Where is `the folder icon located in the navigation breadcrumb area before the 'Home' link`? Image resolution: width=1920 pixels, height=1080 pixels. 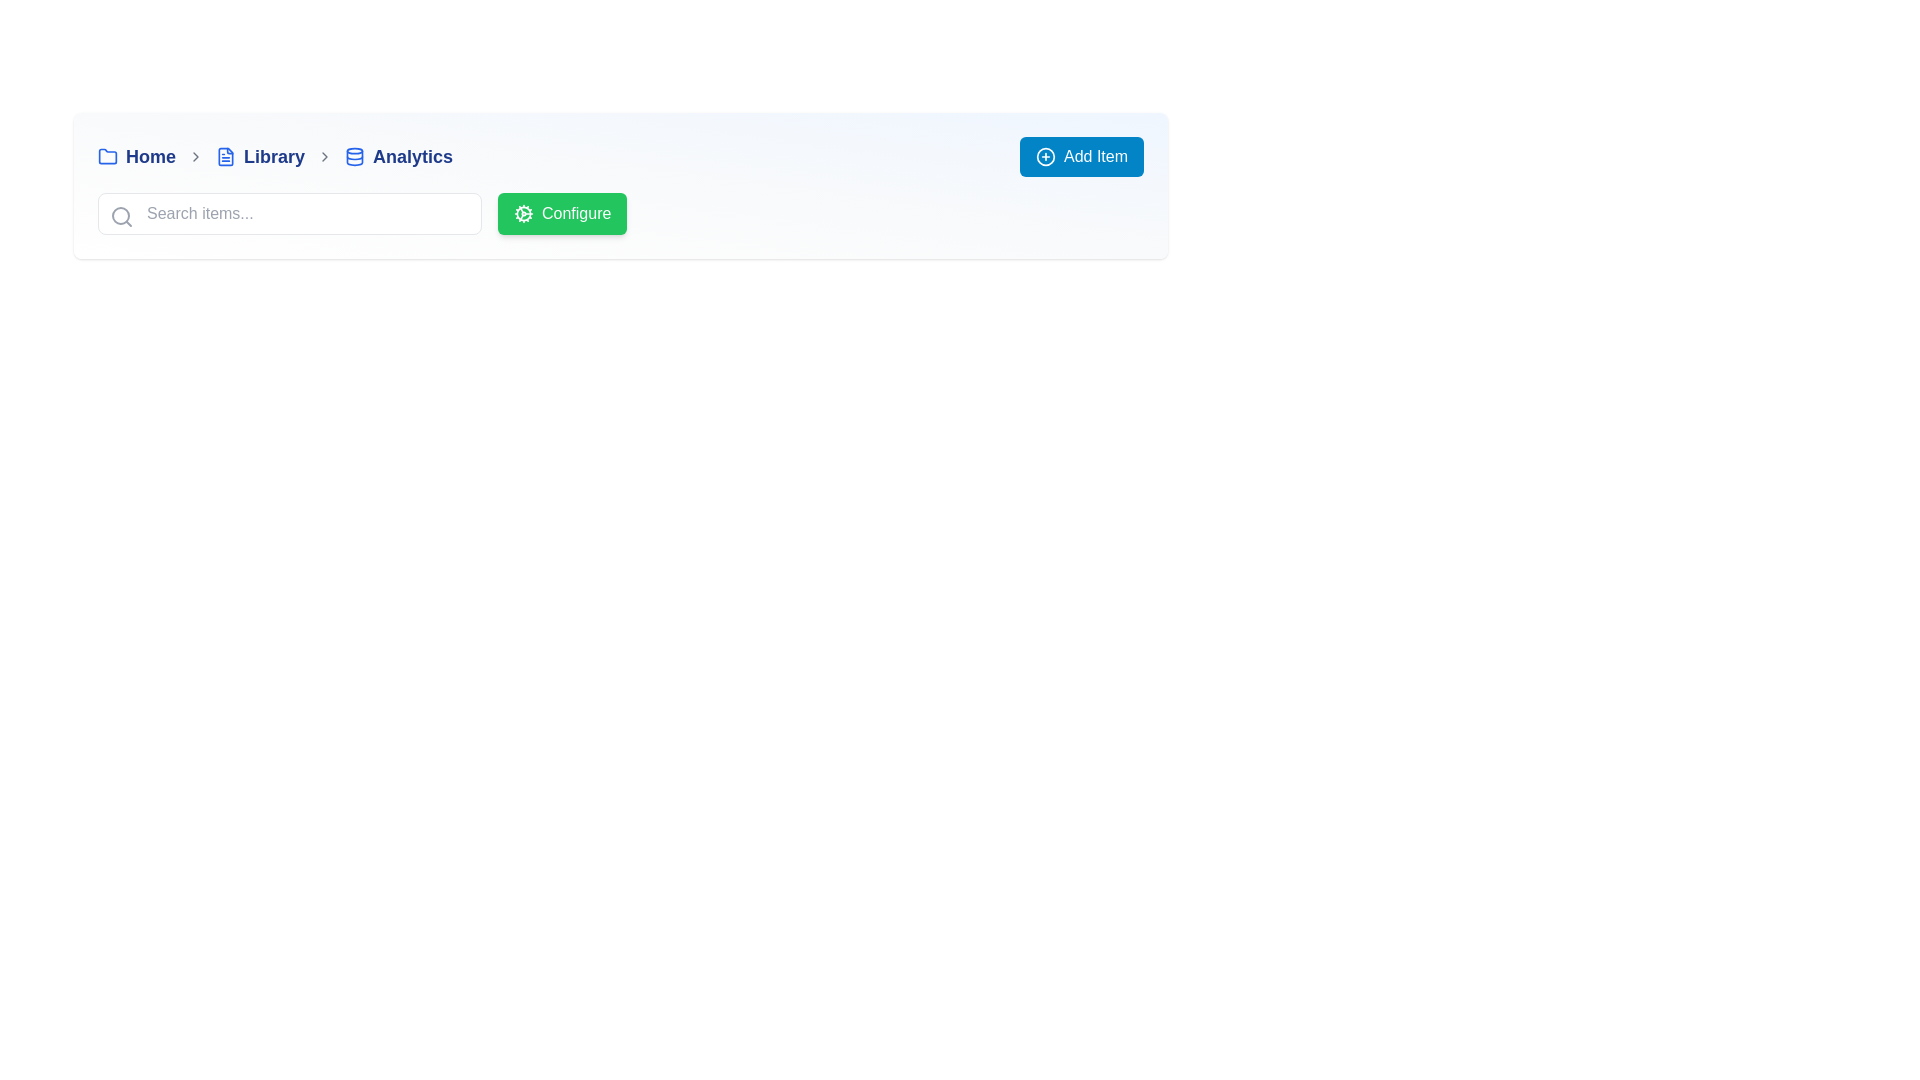 the folder icon located in the navigation breadcrumb area before the 'Home' link is located at coordinates (107, 154).